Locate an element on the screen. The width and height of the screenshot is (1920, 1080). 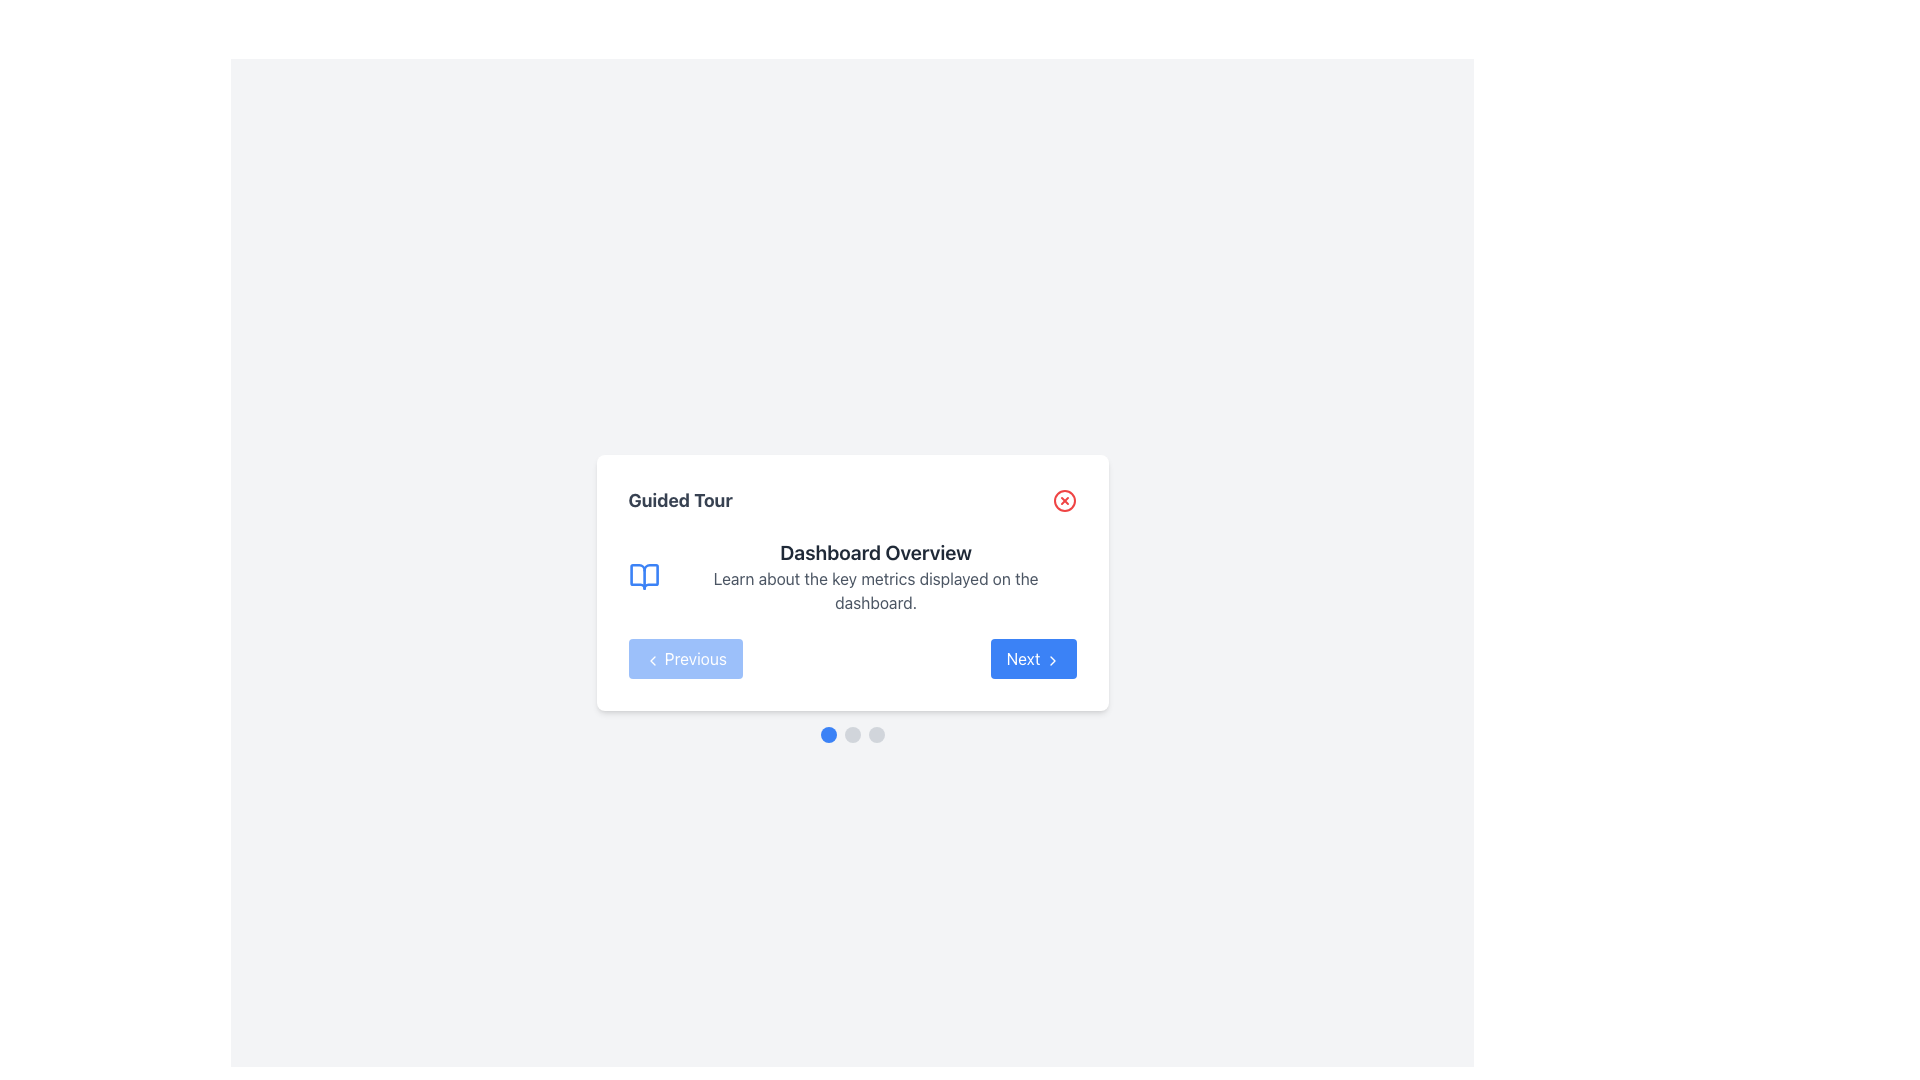
the forward action icon located at the rightmost end of the 'Next' button in the guided tour dialog box is located at coordinates (1051, 660).